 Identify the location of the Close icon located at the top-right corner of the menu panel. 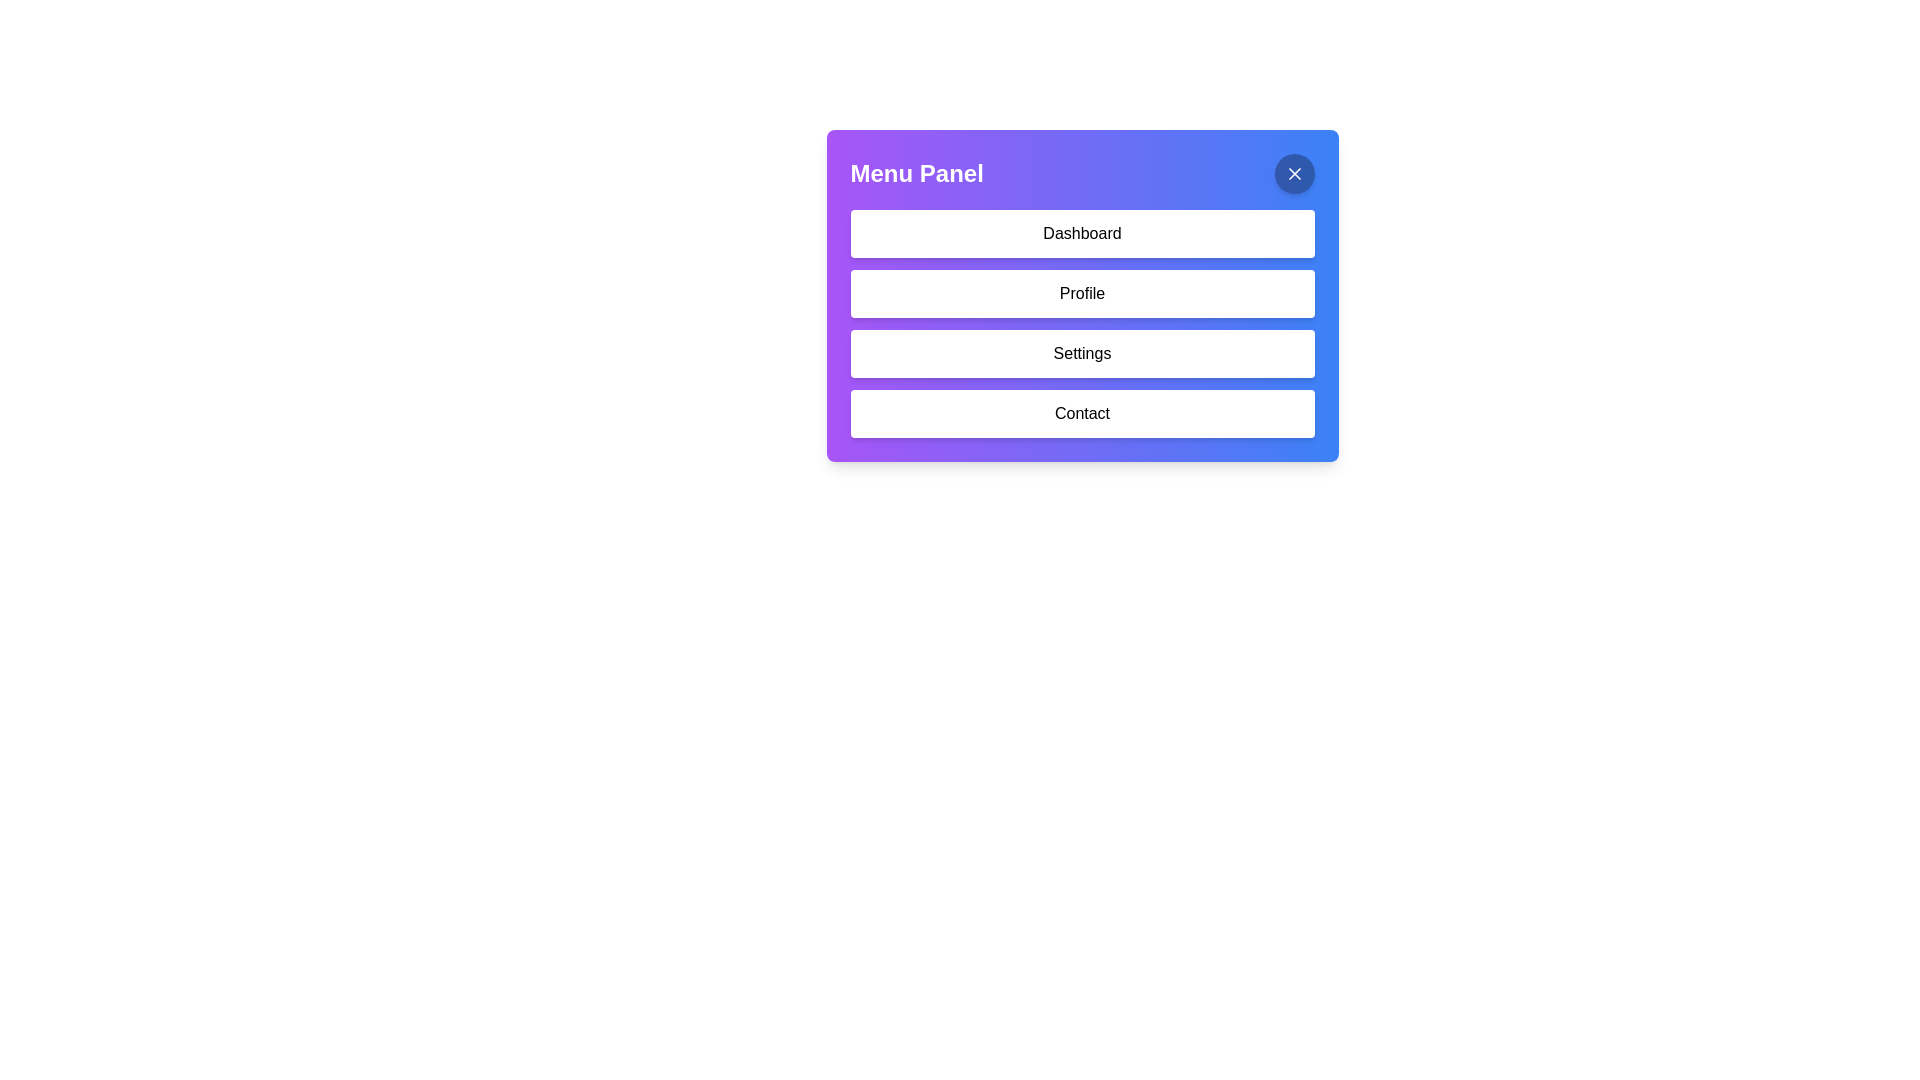
(1294, 172).